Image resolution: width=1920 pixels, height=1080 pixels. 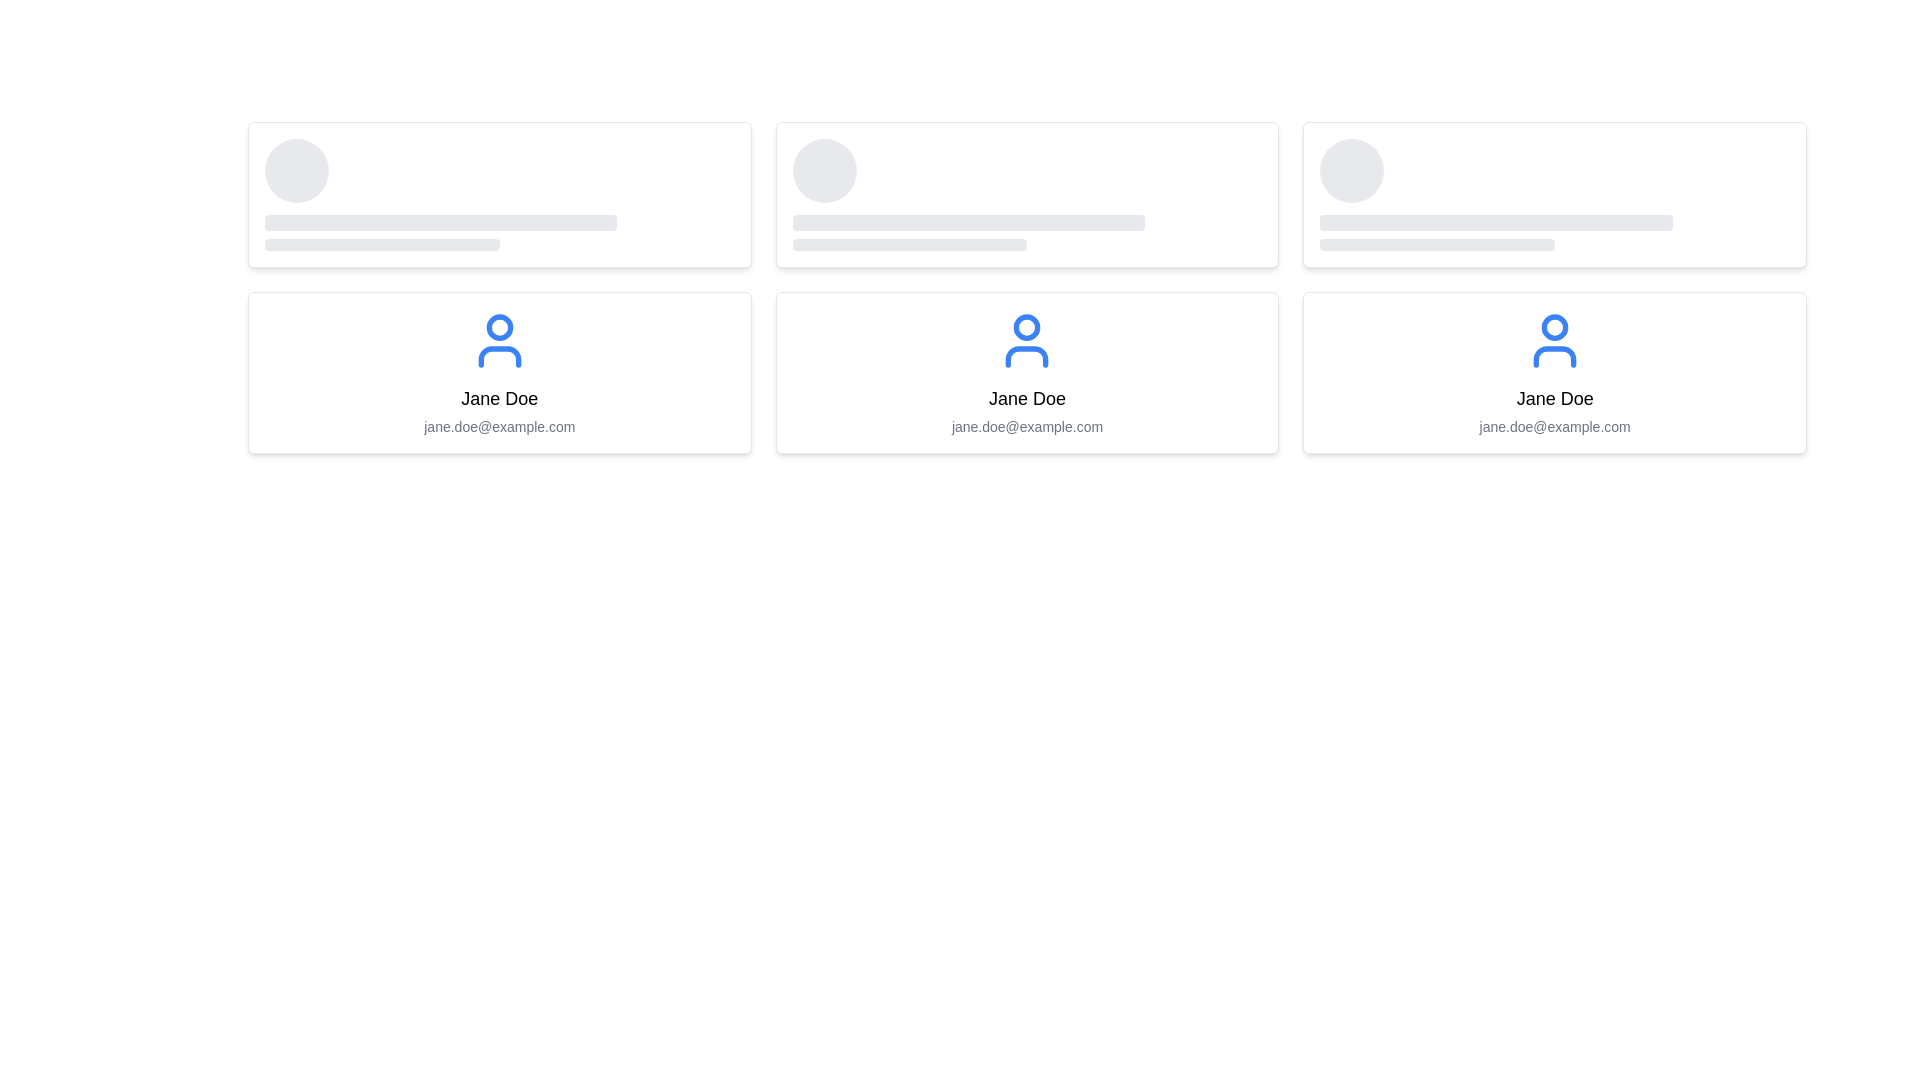 What do you see at coordinates (1027, 426) in the screenshot?
I see `email address displayed in the text label, which shows 'jane.doe@example.com' and is located below the name 'Jane Doe' within the card layout` at bounding box center [1027, 426].